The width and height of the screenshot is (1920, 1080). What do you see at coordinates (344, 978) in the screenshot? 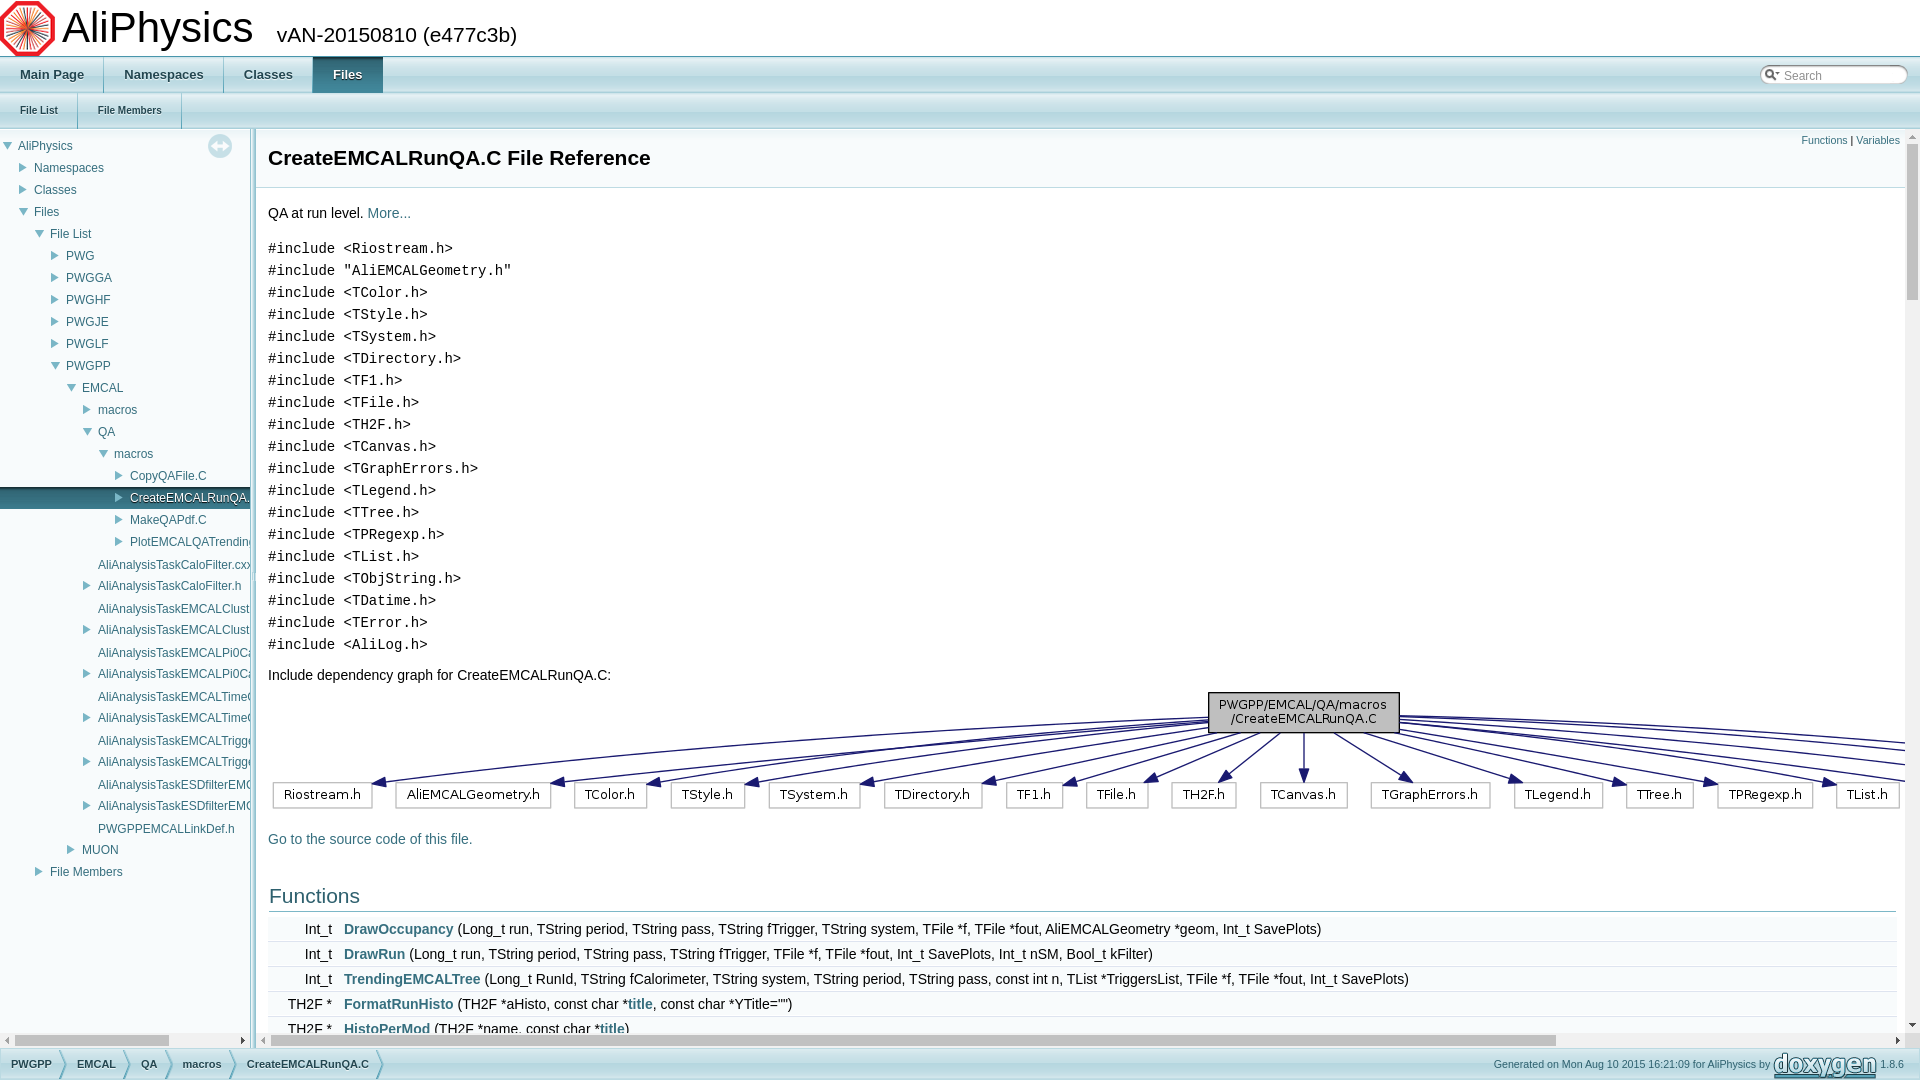
I see `'TrendingEMCALTree'` at bounding box center [344, 978].